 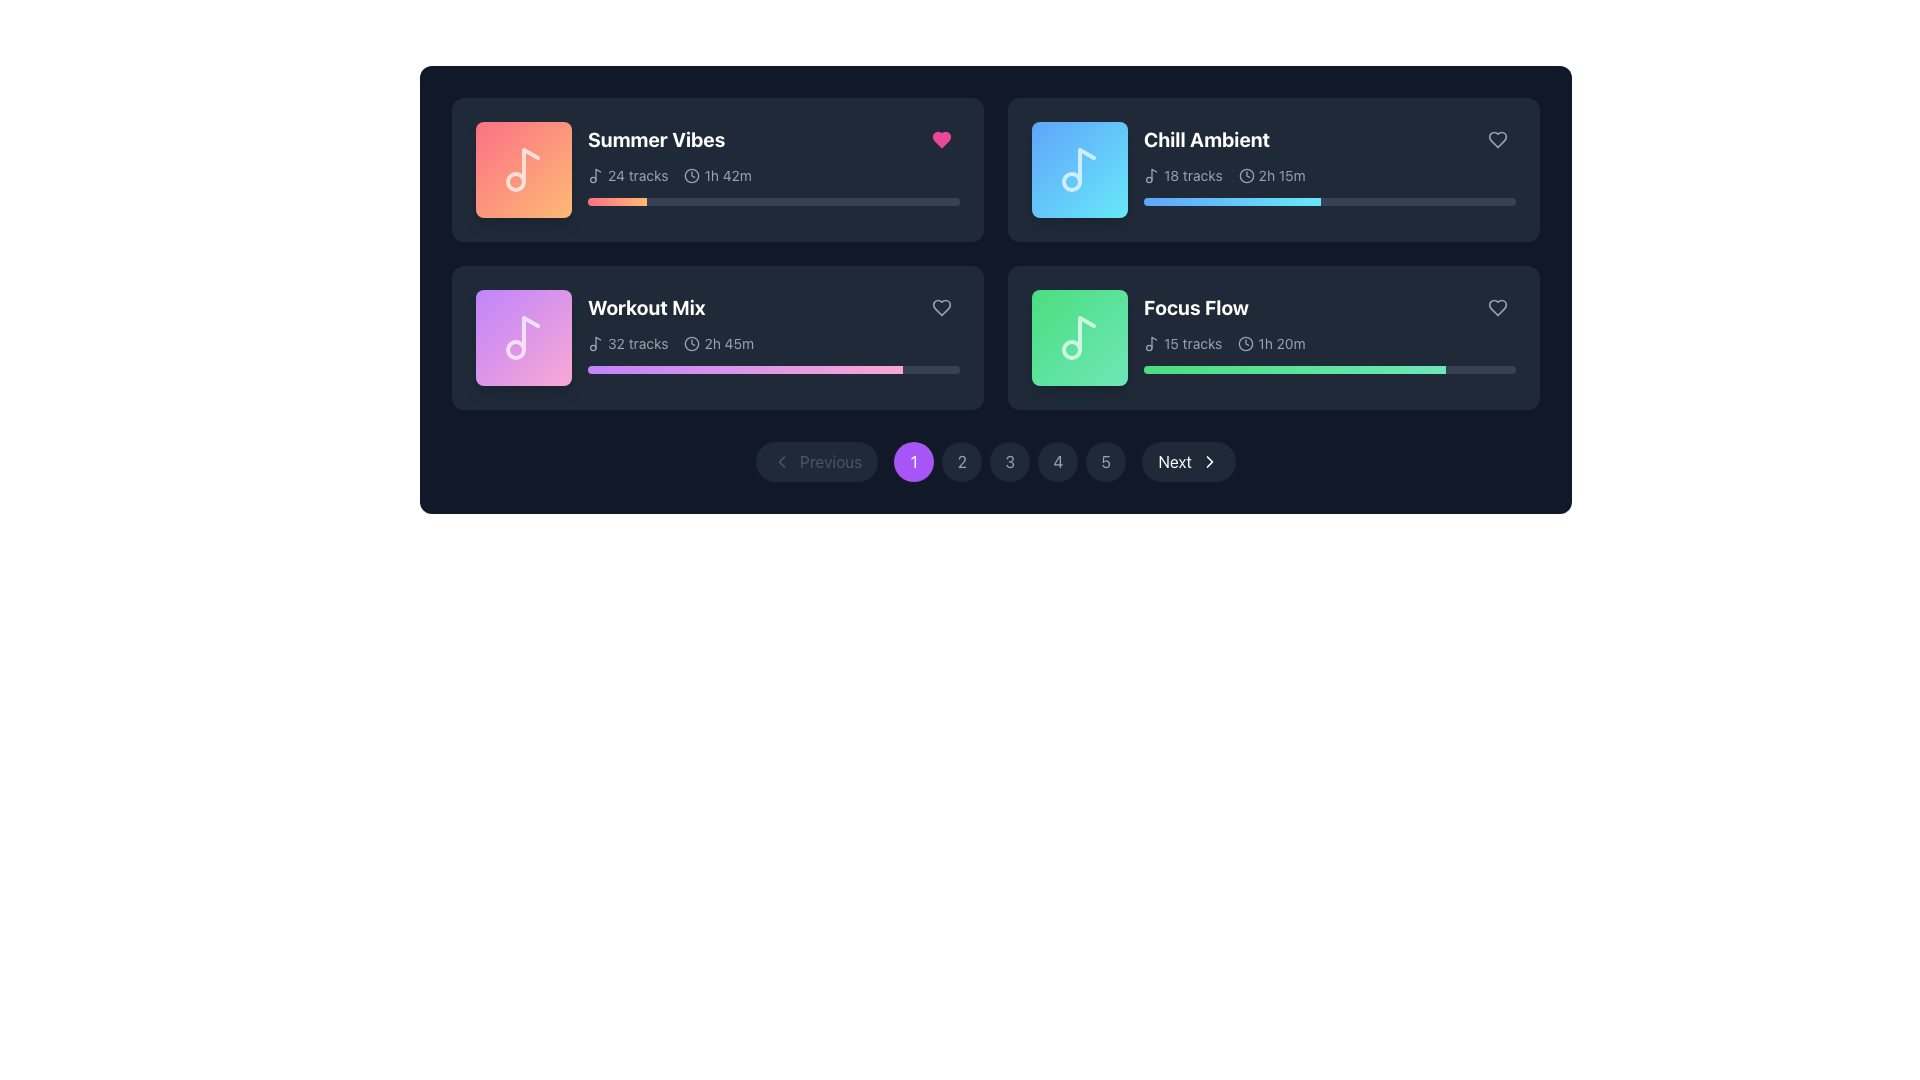 What do you see at coordinates (940, 138) in the screenshot?
I see `the heart-shaped pink icon located in the top-right corner of the 'Summer Vibes' card` at bounding box center [940, 138].